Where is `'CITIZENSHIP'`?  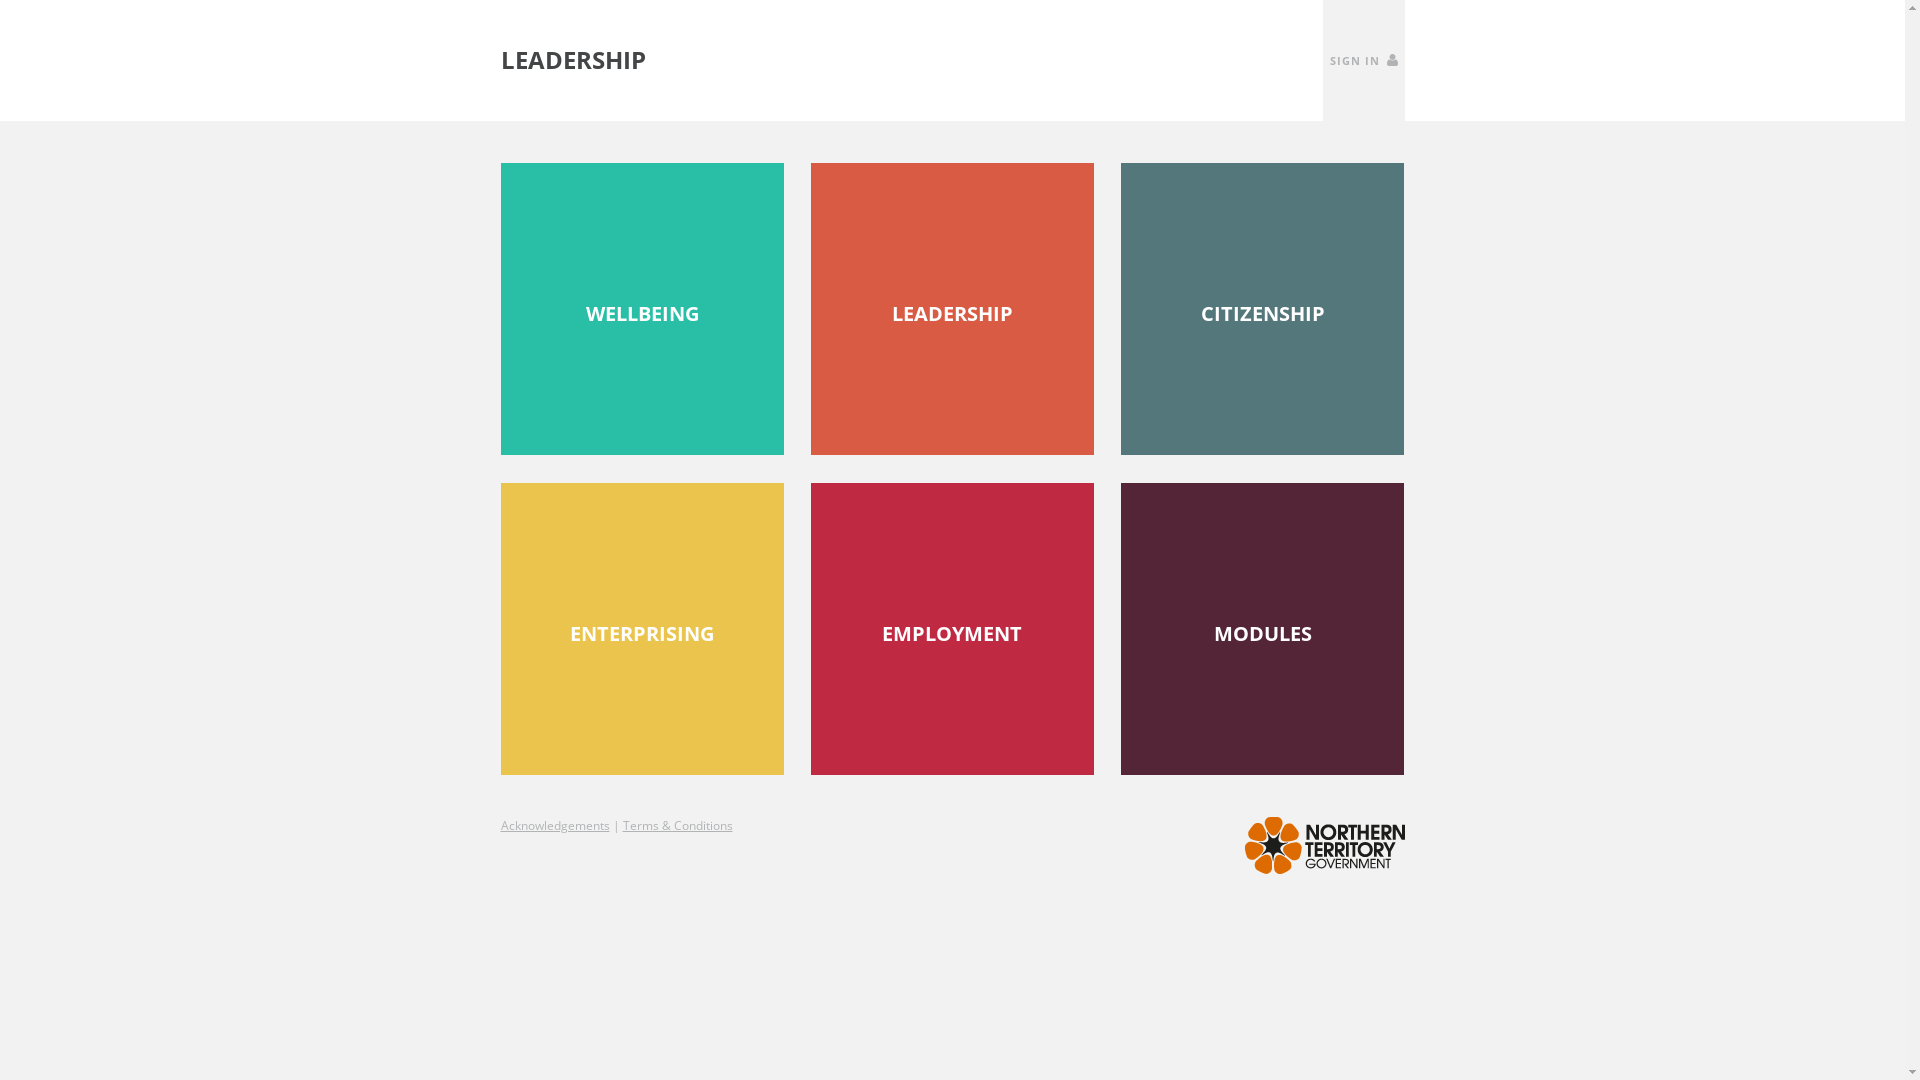 'CITIZENSHIP' is located at coordinates (1121, 308).